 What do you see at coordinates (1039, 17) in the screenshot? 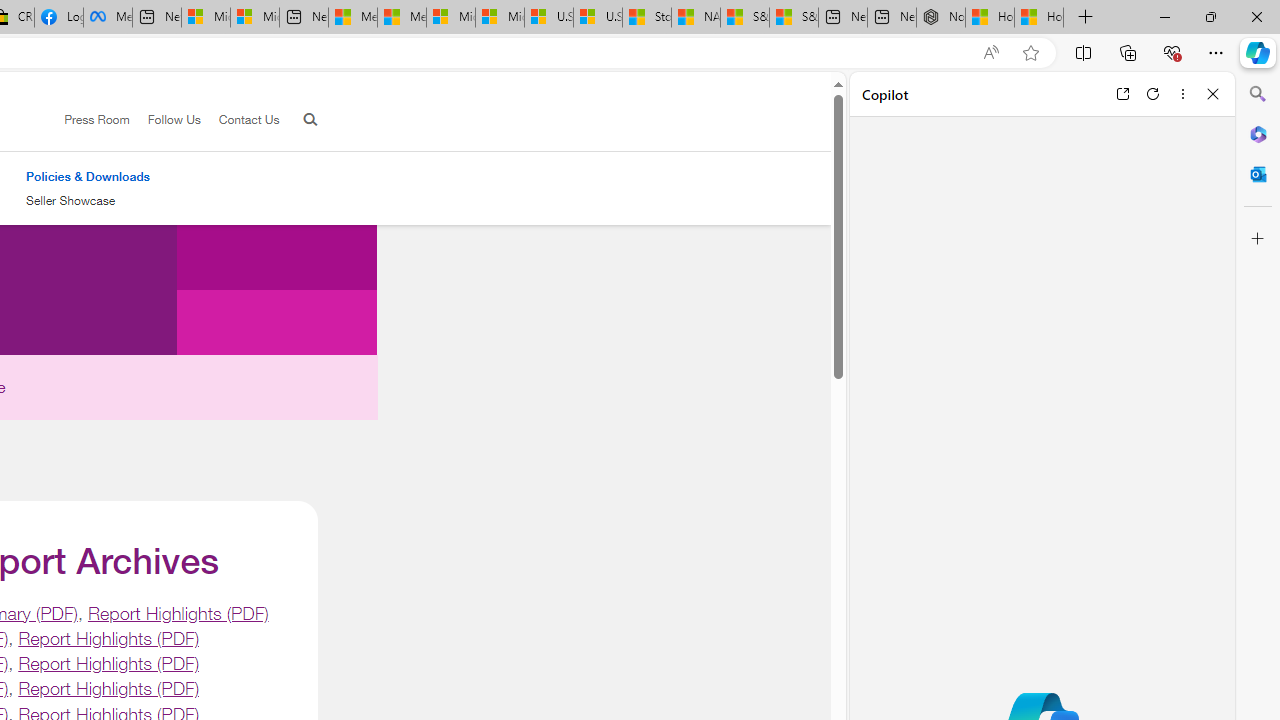
I see `'How to Use a Monitor With Your Closed Laptop'` at bounding box center [1039, 17].